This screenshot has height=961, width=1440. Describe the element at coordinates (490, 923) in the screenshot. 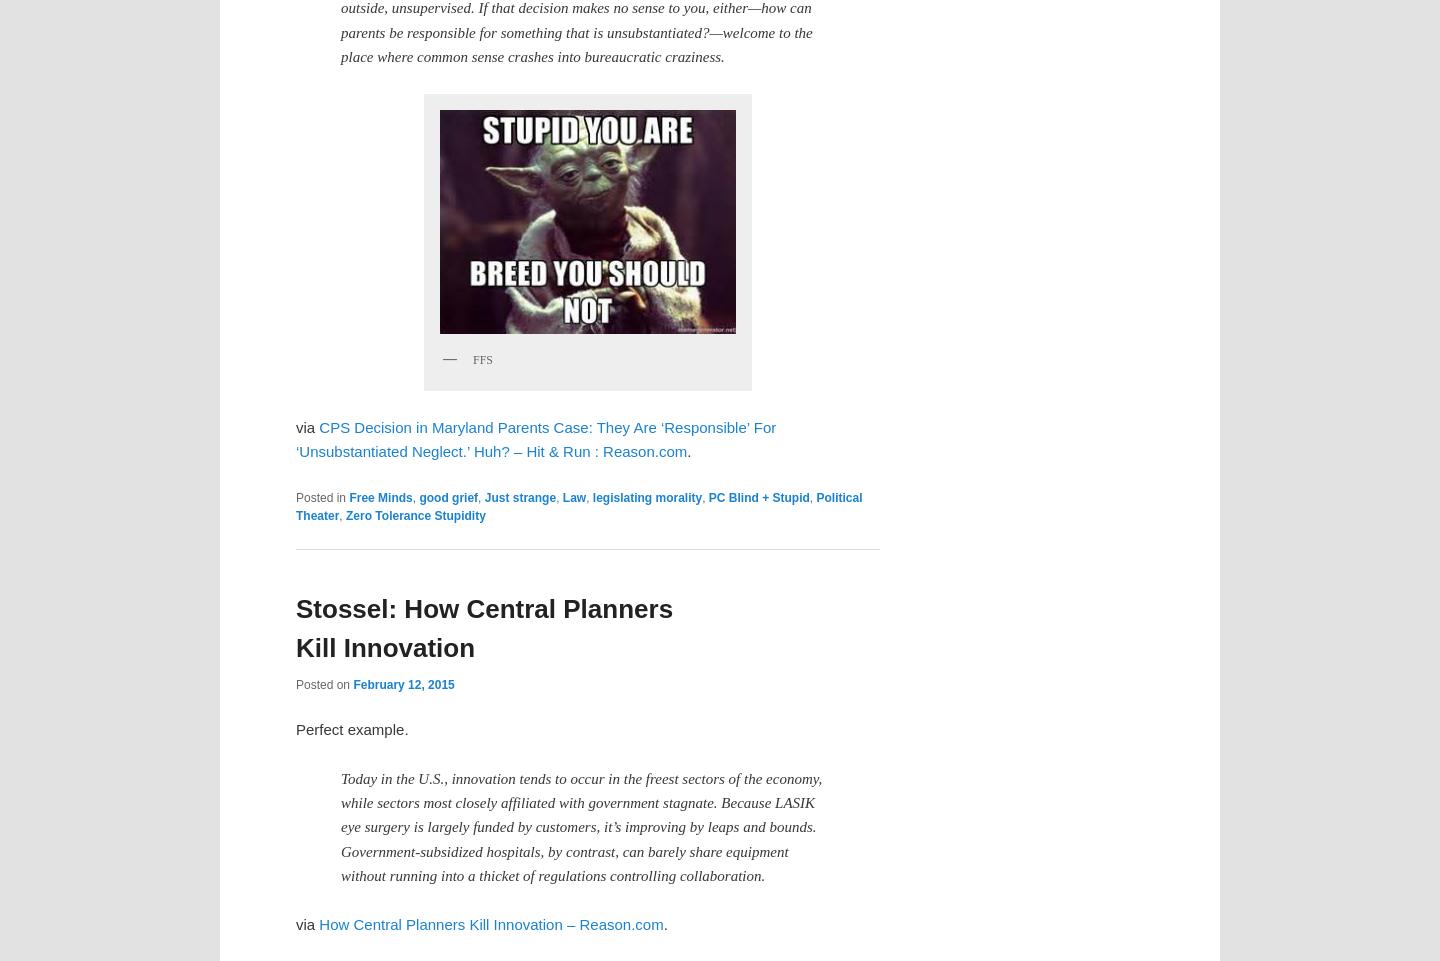

I see `'How Central Planners Kill Innovation – Reason.com'` at that location.